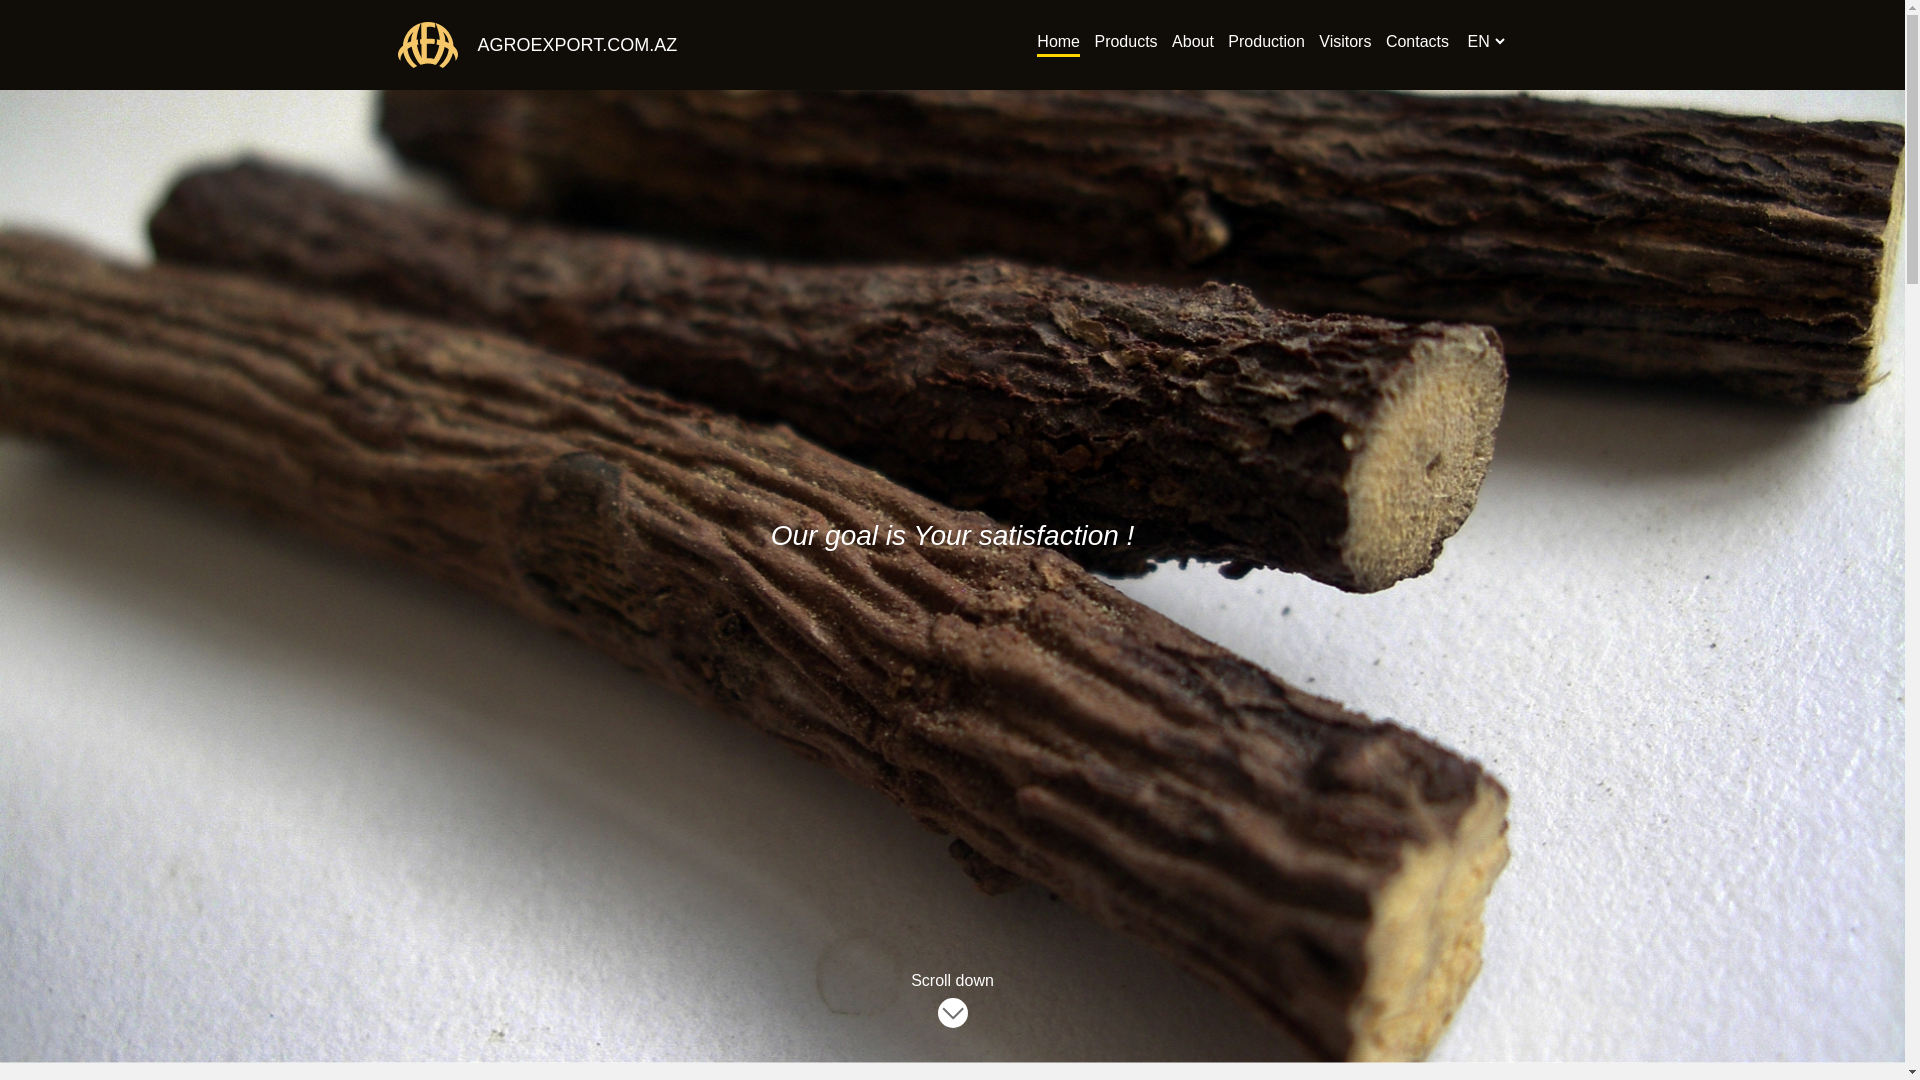 The width and height of the screenshot is (1920, 1080). What do you see at coordinates (566, 45) in the screenshot?
I see `'AGROEXPORT.COM.AZ'` at bounding box center [566, 45].